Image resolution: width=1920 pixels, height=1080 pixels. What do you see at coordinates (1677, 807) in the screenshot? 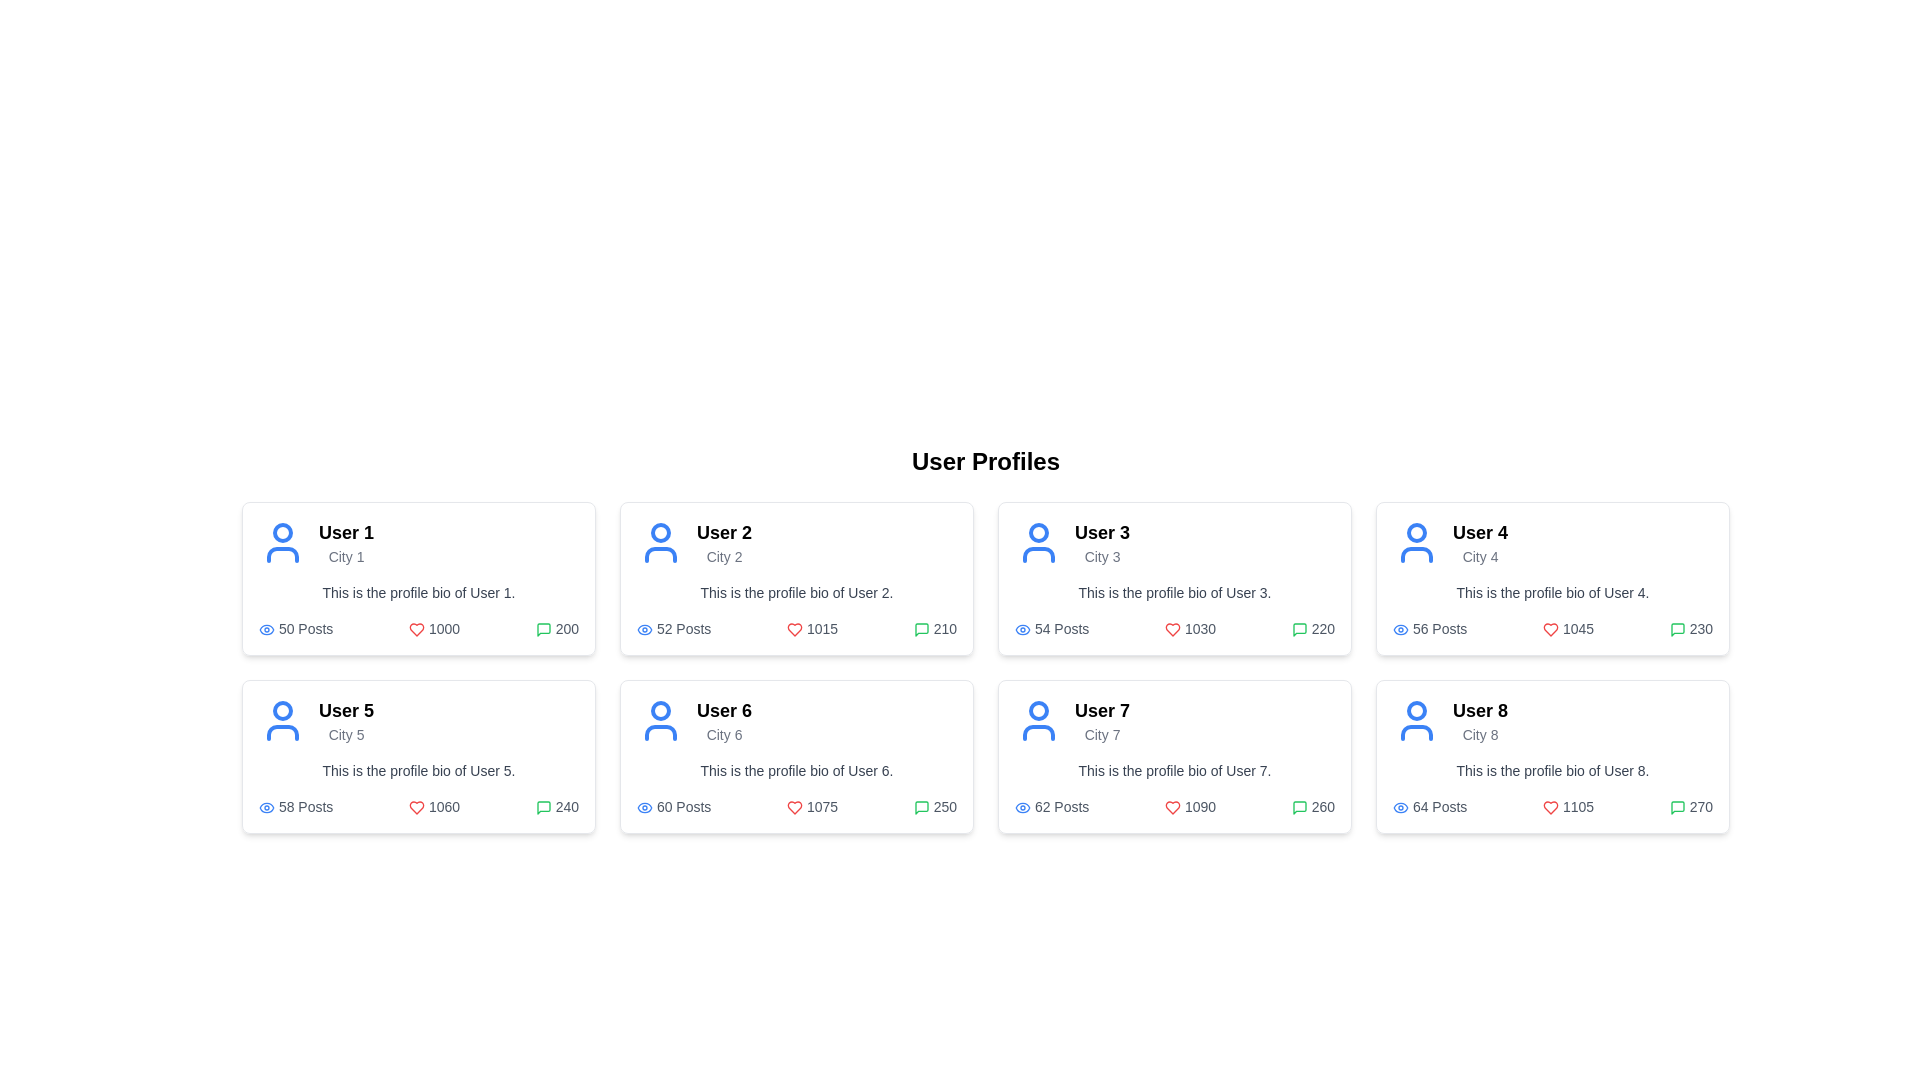
I see `the messaging or commenting icon located at the bottom right corner of the user profile card labeled 'User 8'` at bounding box center [1677, 807].